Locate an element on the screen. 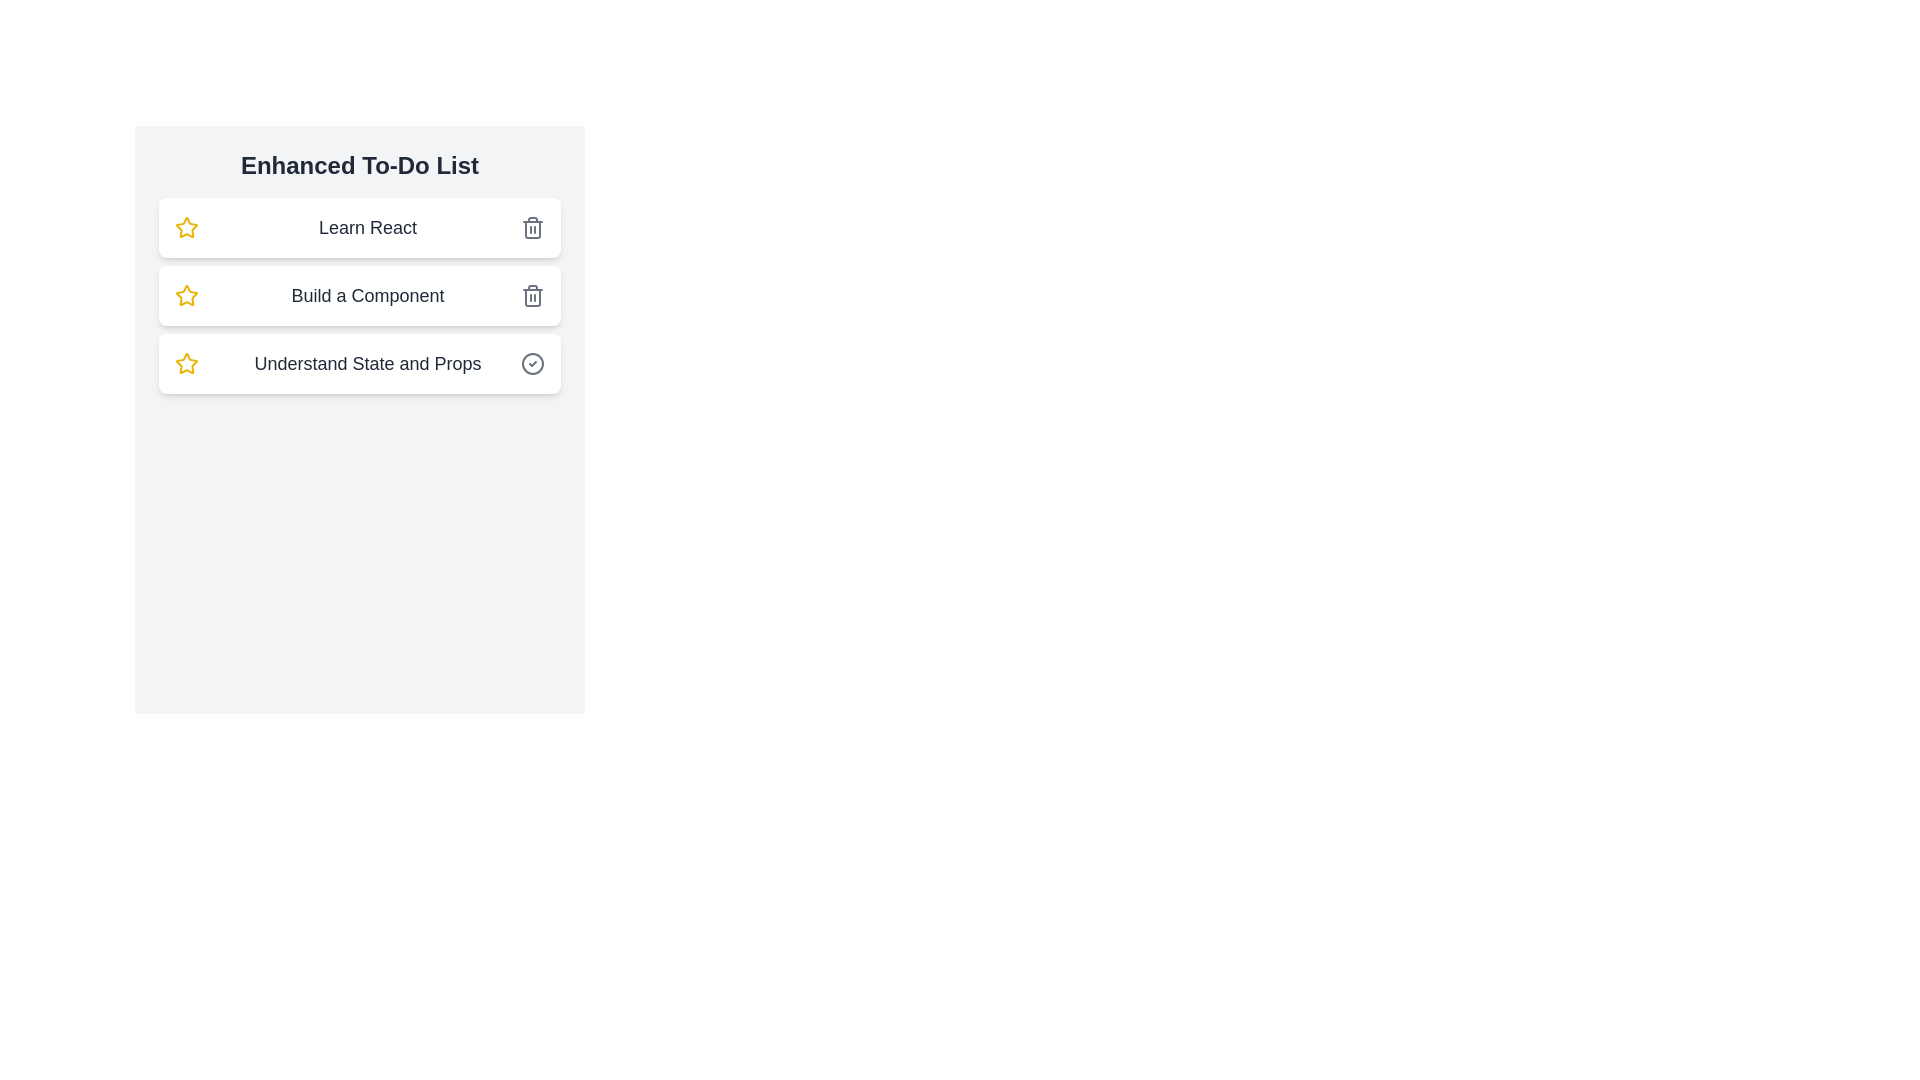 The width and height of the screenshot is (1920, 1080). the second star icon with a yellow outline adjacent to the 'Build a Component' text is located at coordinates (187, 295).